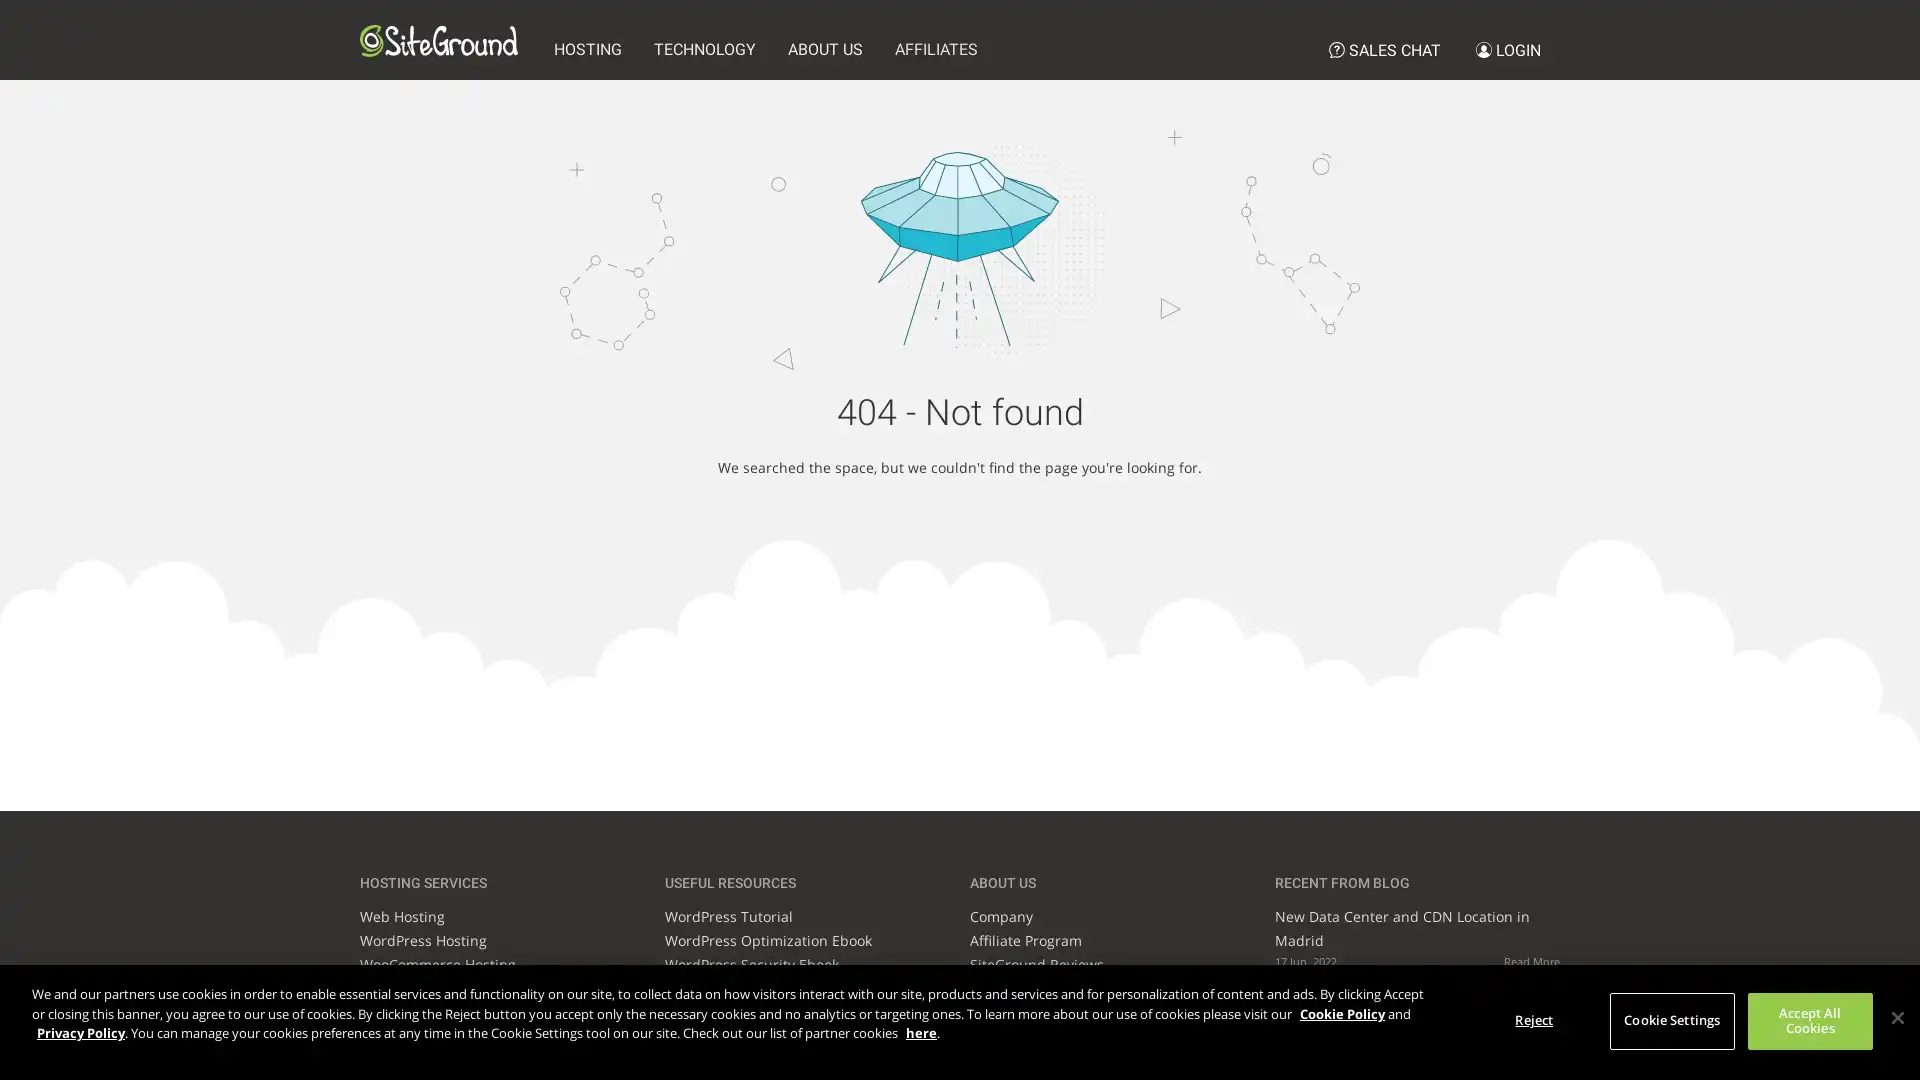 The height and width of the screenshot is (1080, 1920). What do you see at coordinates (1671, 1020) in the screenshot?
I see `Cookie Settings` at bounding box center [1671, 1020].